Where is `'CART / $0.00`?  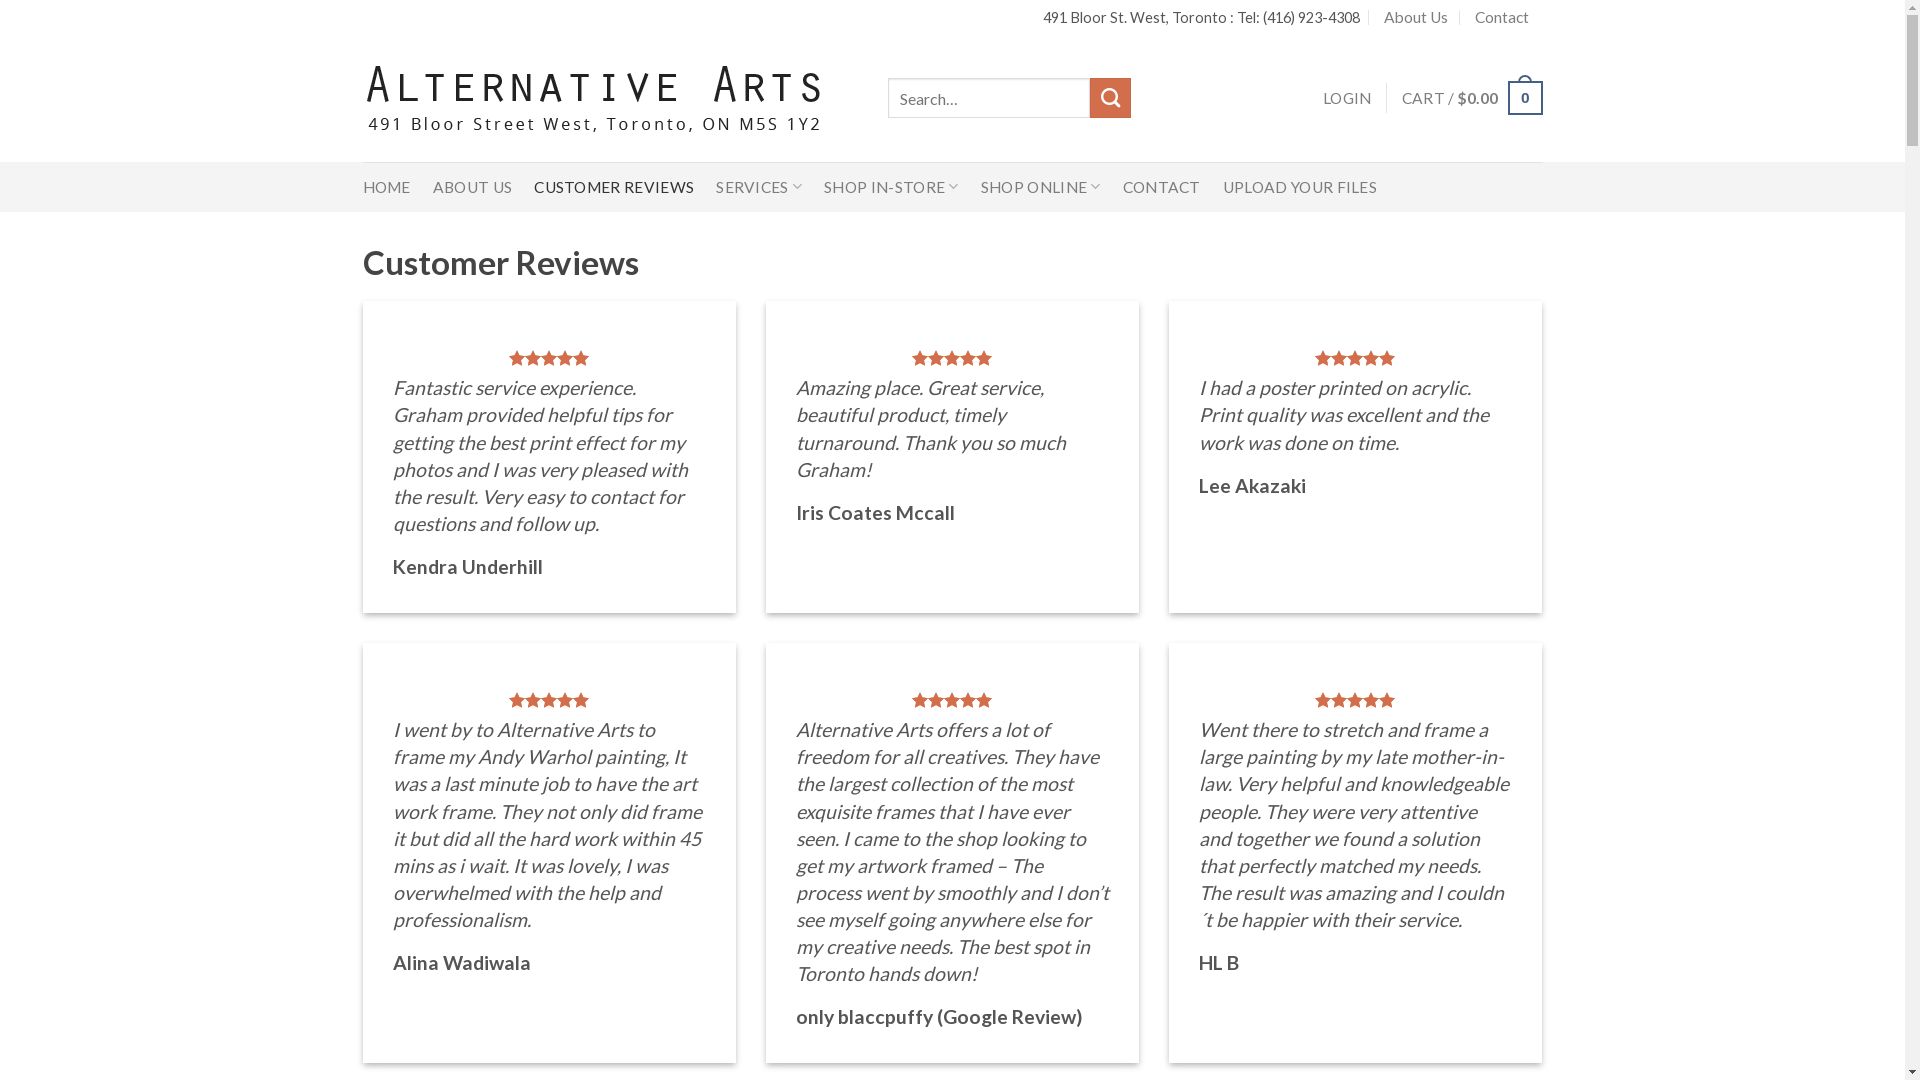
'CART / $0.00 is located at coordinates (1400, 98).